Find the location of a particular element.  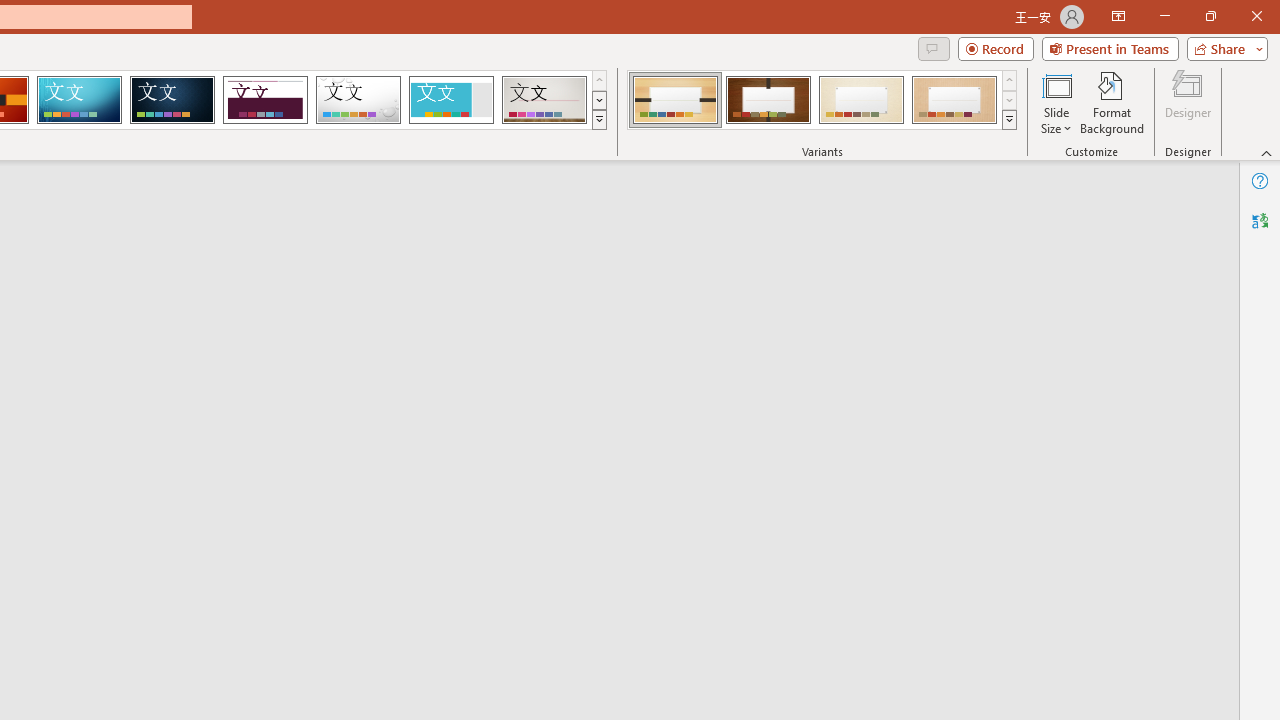

'Circuit' is located at coordinates (79, 100).